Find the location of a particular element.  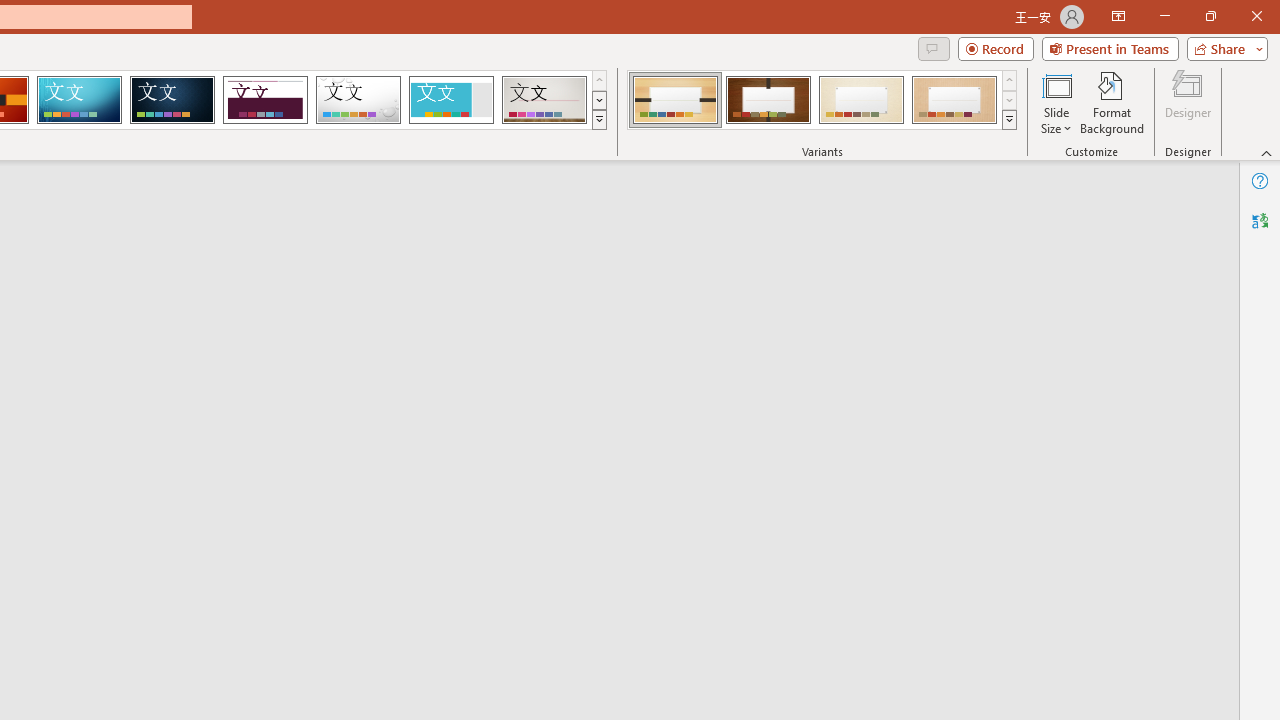

'Circuit' is located at coordinates (79, 100).